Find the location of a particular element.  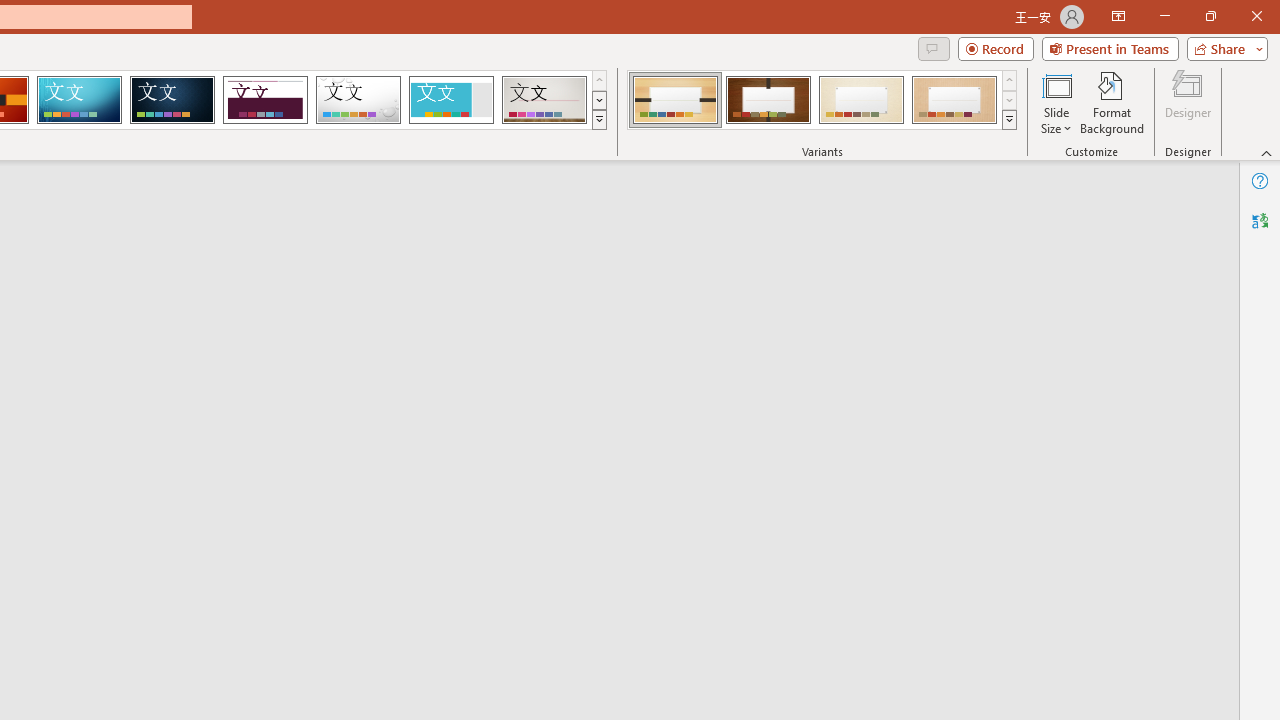

'Circuit' is located at coordinates (79, 100).